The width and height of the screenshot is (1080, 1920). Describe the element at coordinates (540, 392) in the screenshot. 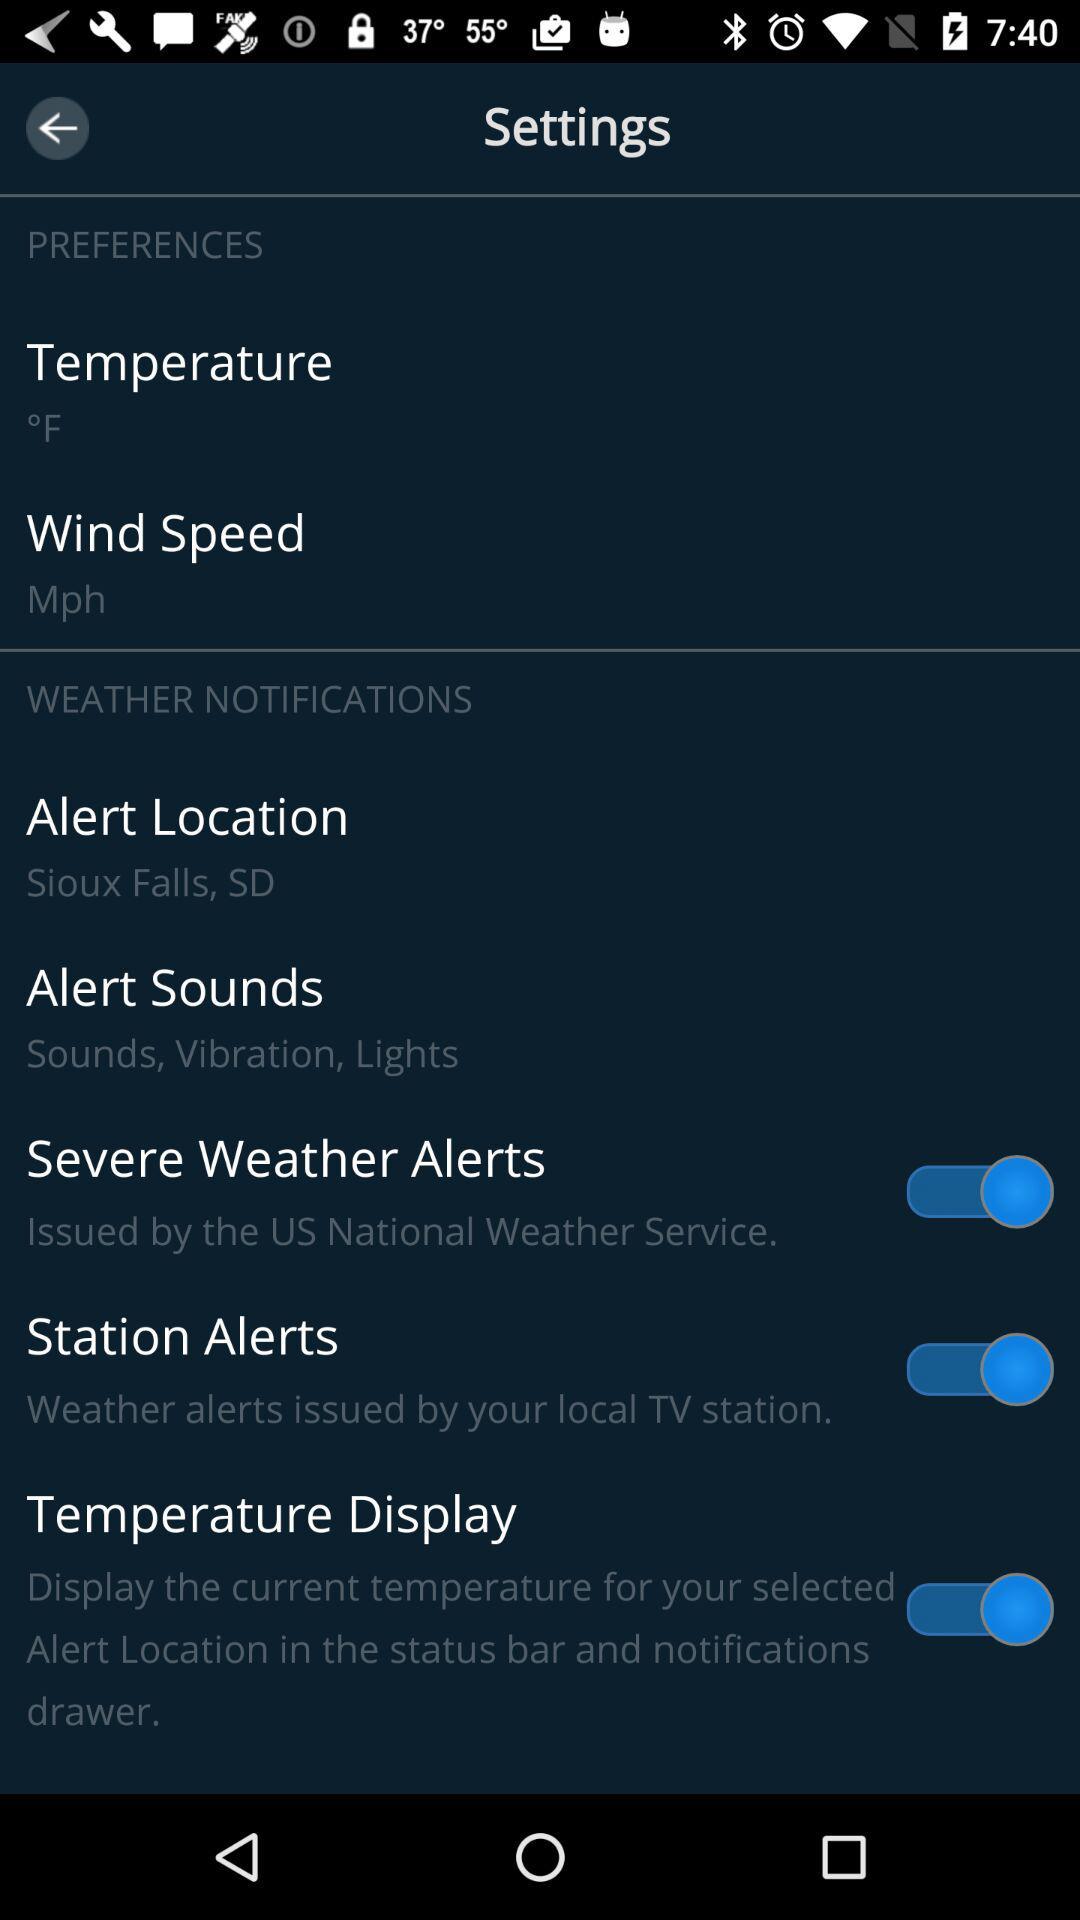

I see `the icon below the preferences item` at that location.